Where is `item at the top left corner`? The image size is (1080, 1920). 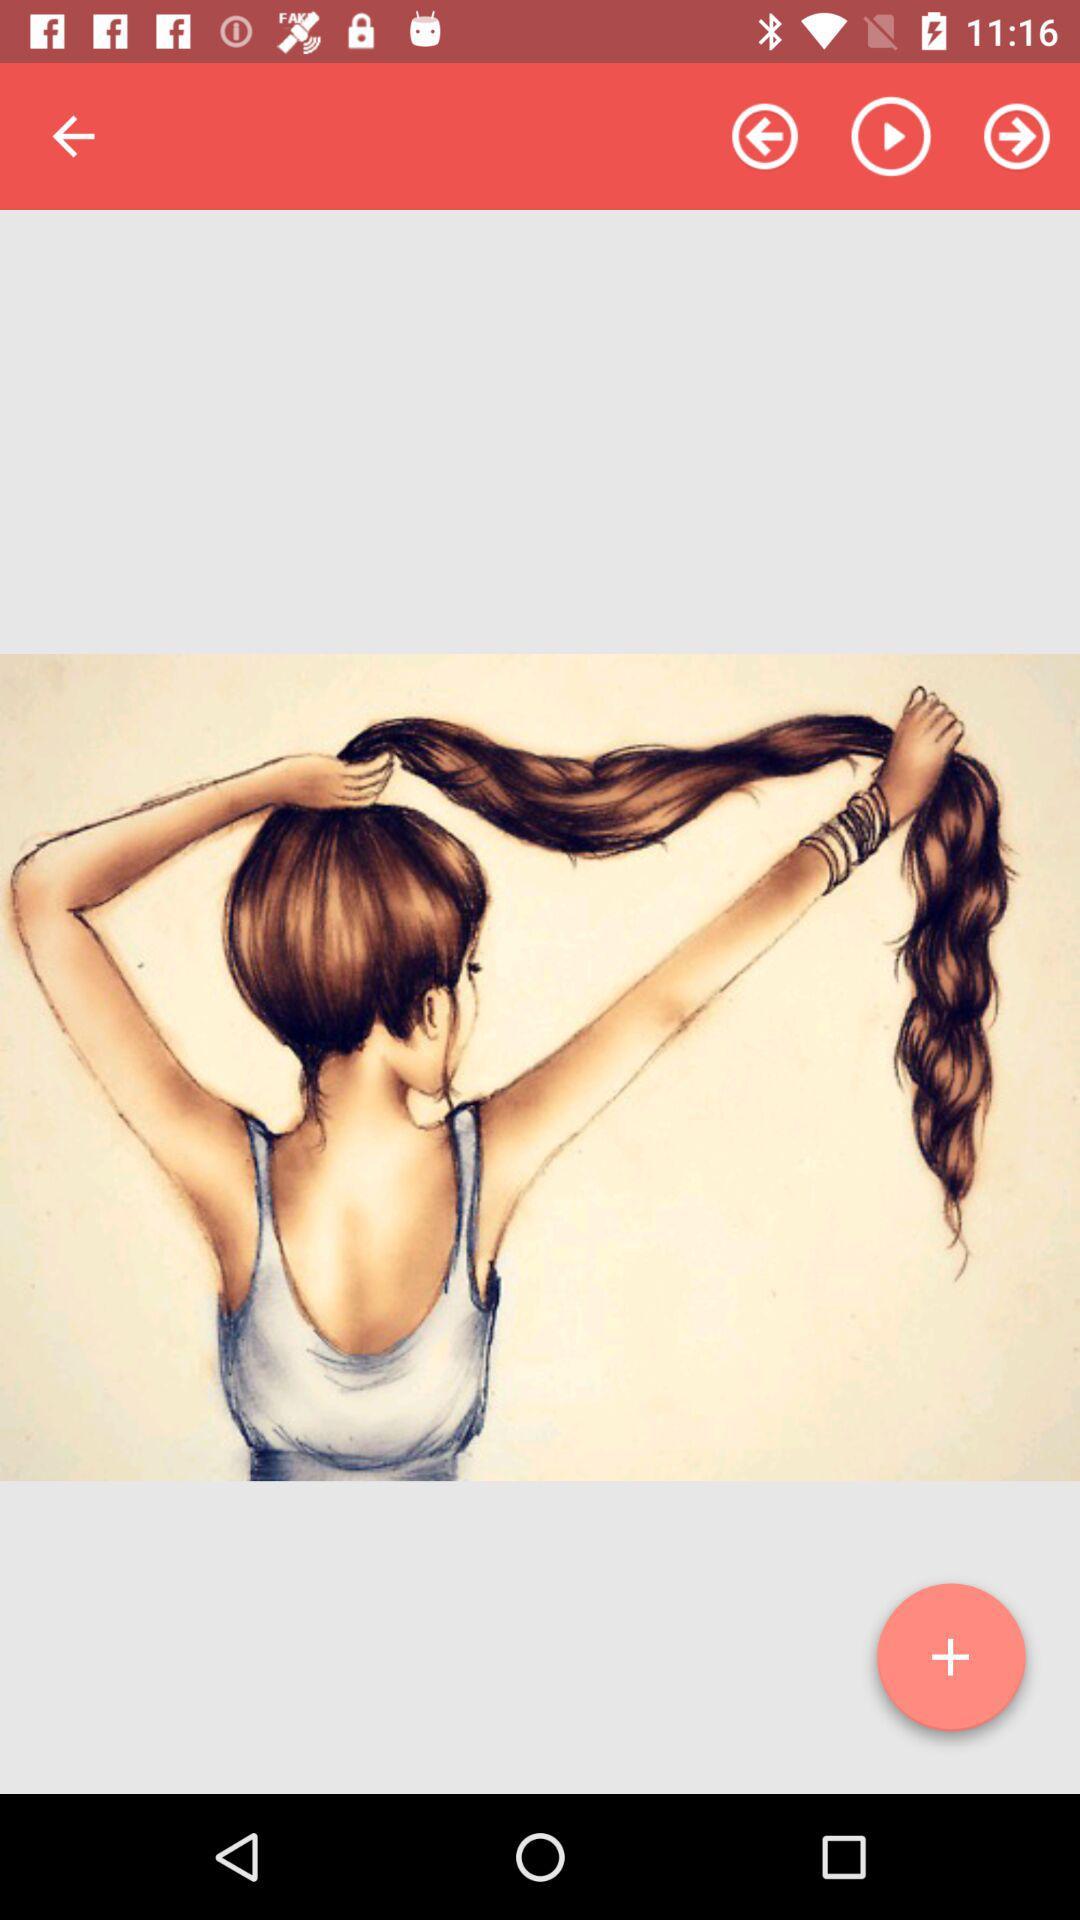 item at the top left corner is located at coordinates (72, 135).